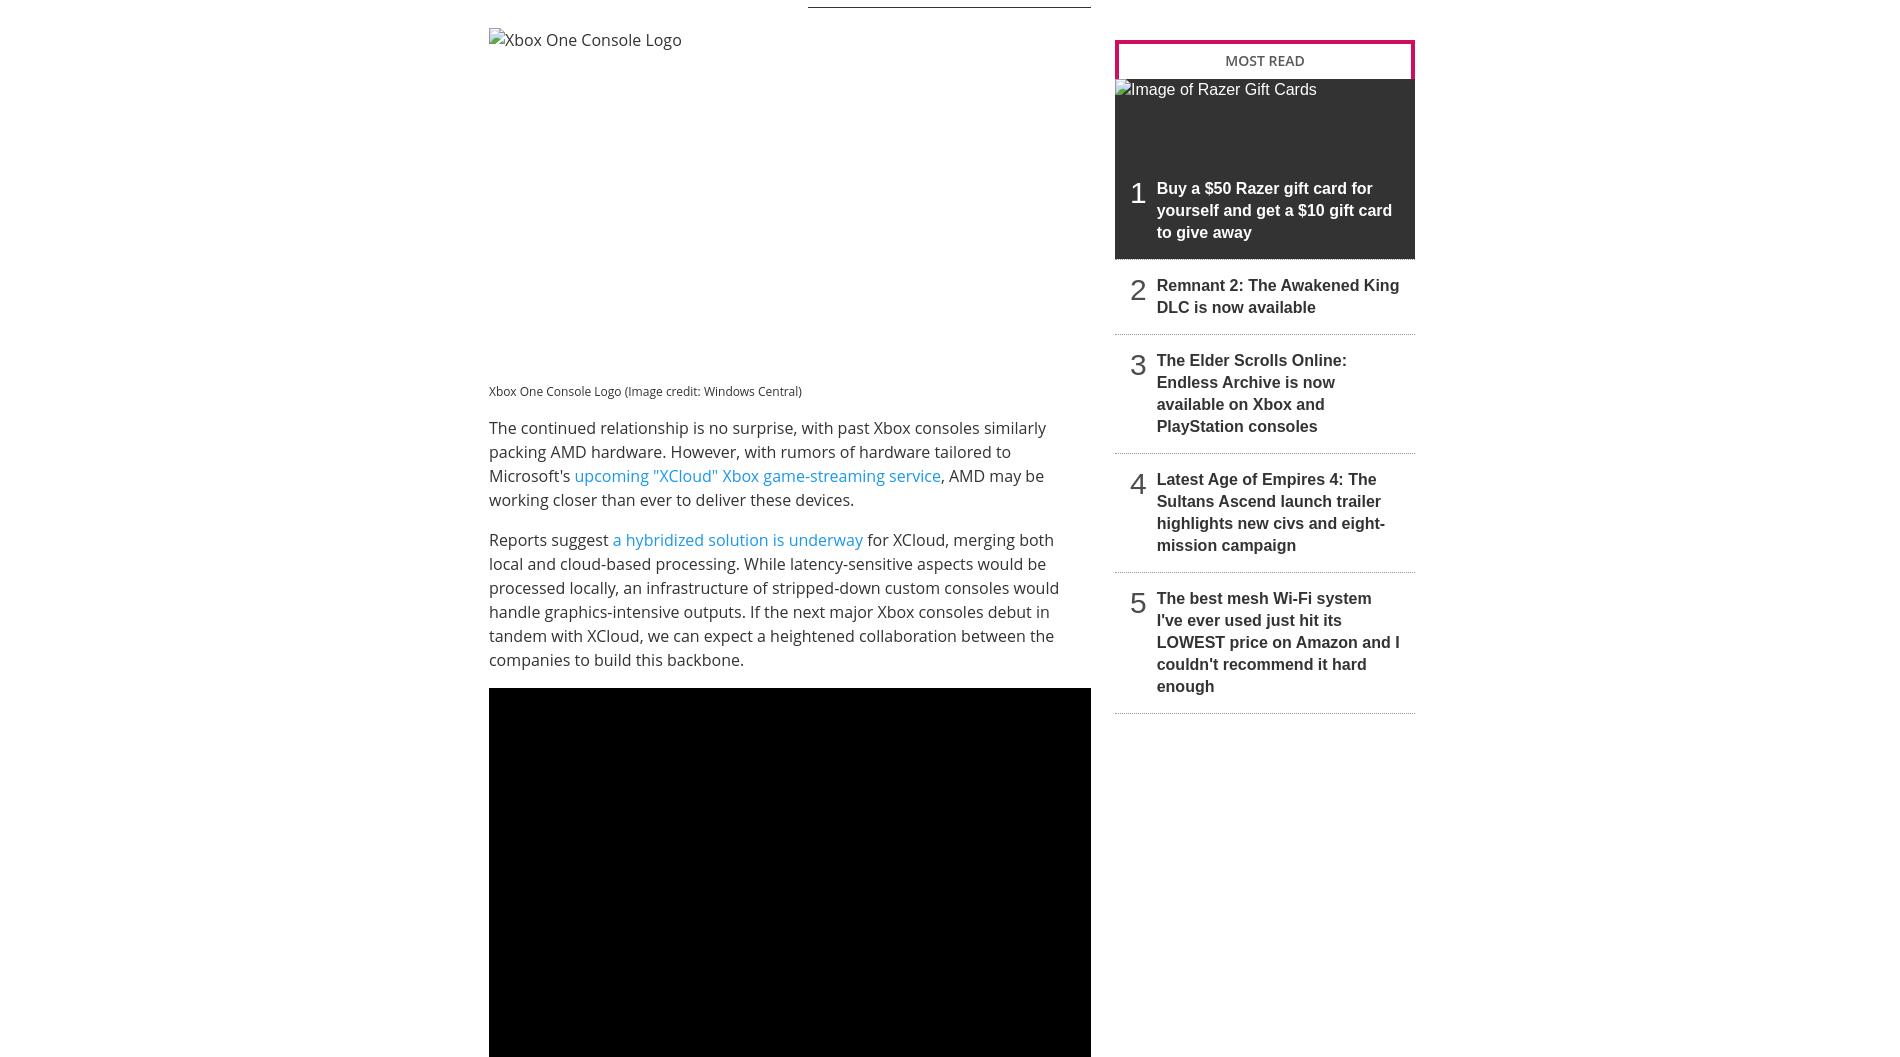 The height and width of the screenshot is (1057, 1900). Describe the element at coordinates (489, 488) in the screenshot. I see `', AMD may be working closer than ever to deliver these devices.'` at that location.